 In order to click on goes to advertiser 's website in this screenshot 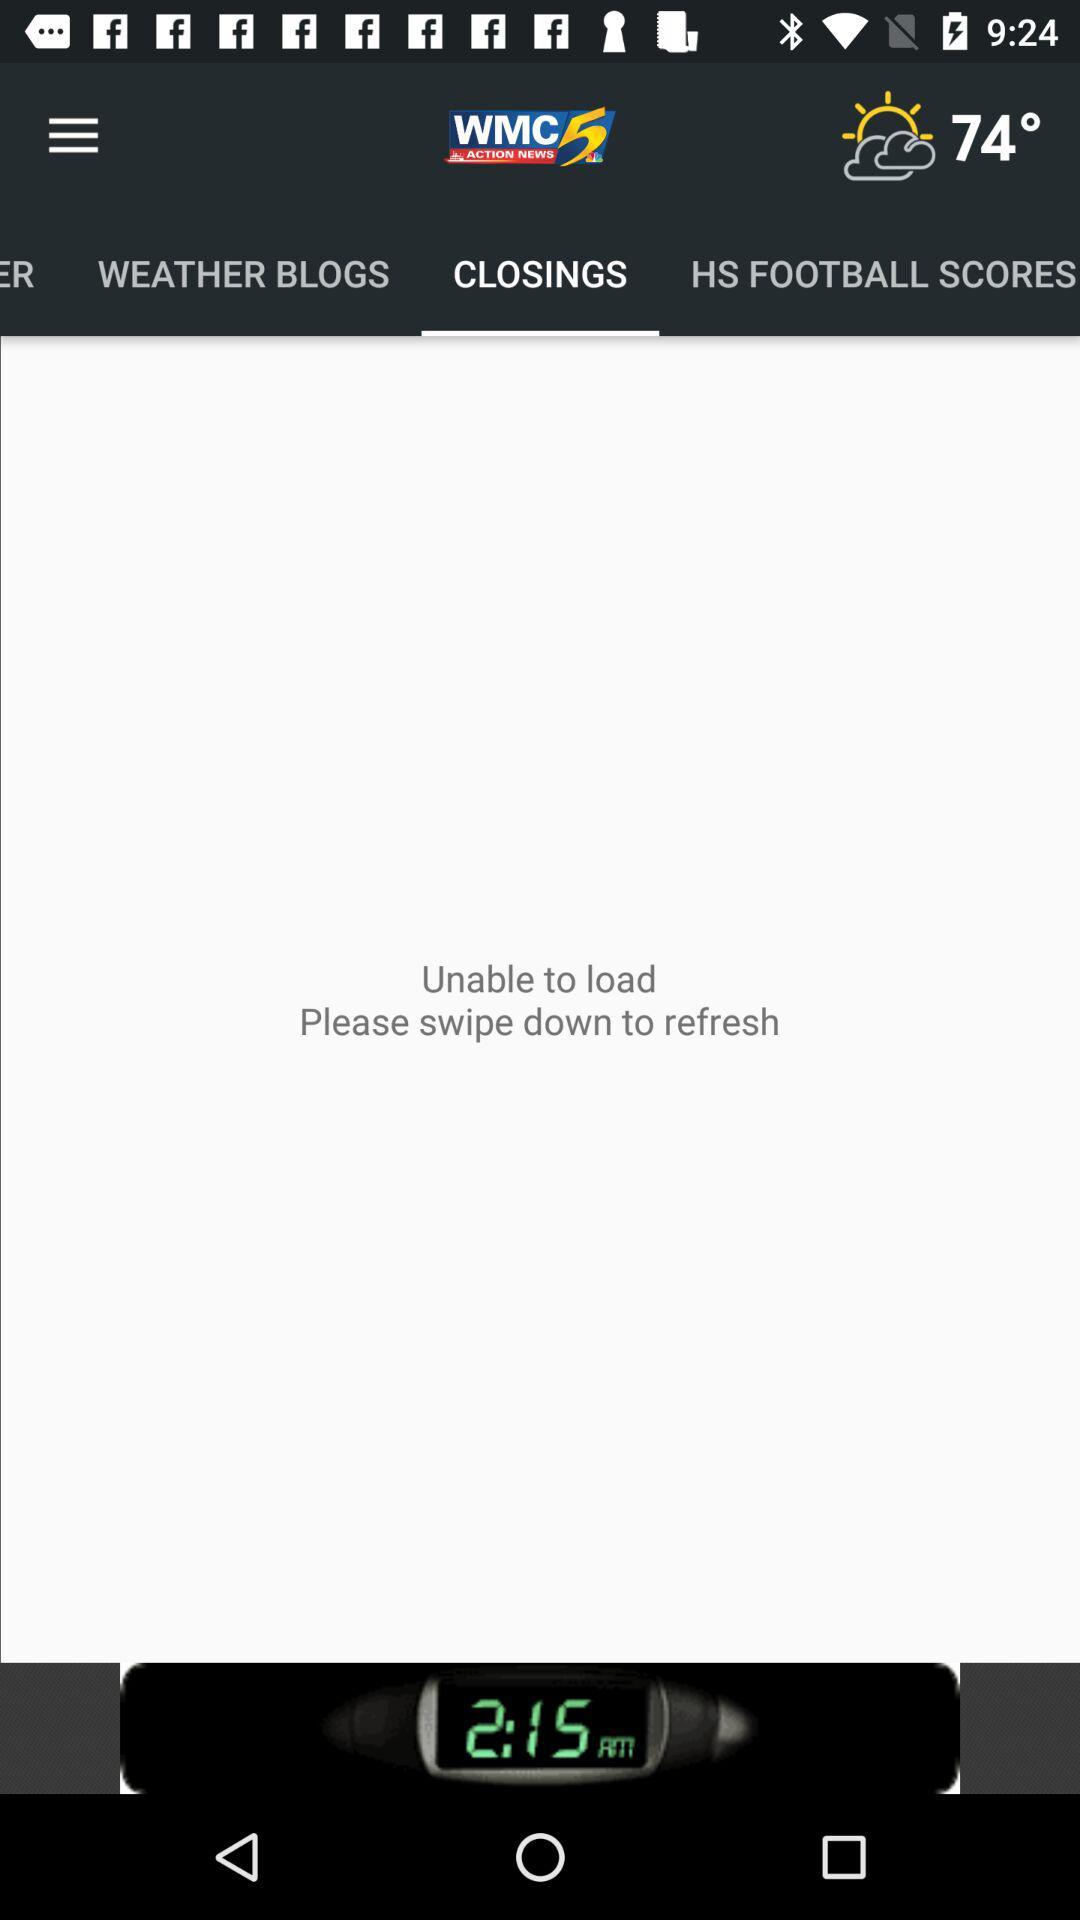, I will do `click(540, 1727)`.